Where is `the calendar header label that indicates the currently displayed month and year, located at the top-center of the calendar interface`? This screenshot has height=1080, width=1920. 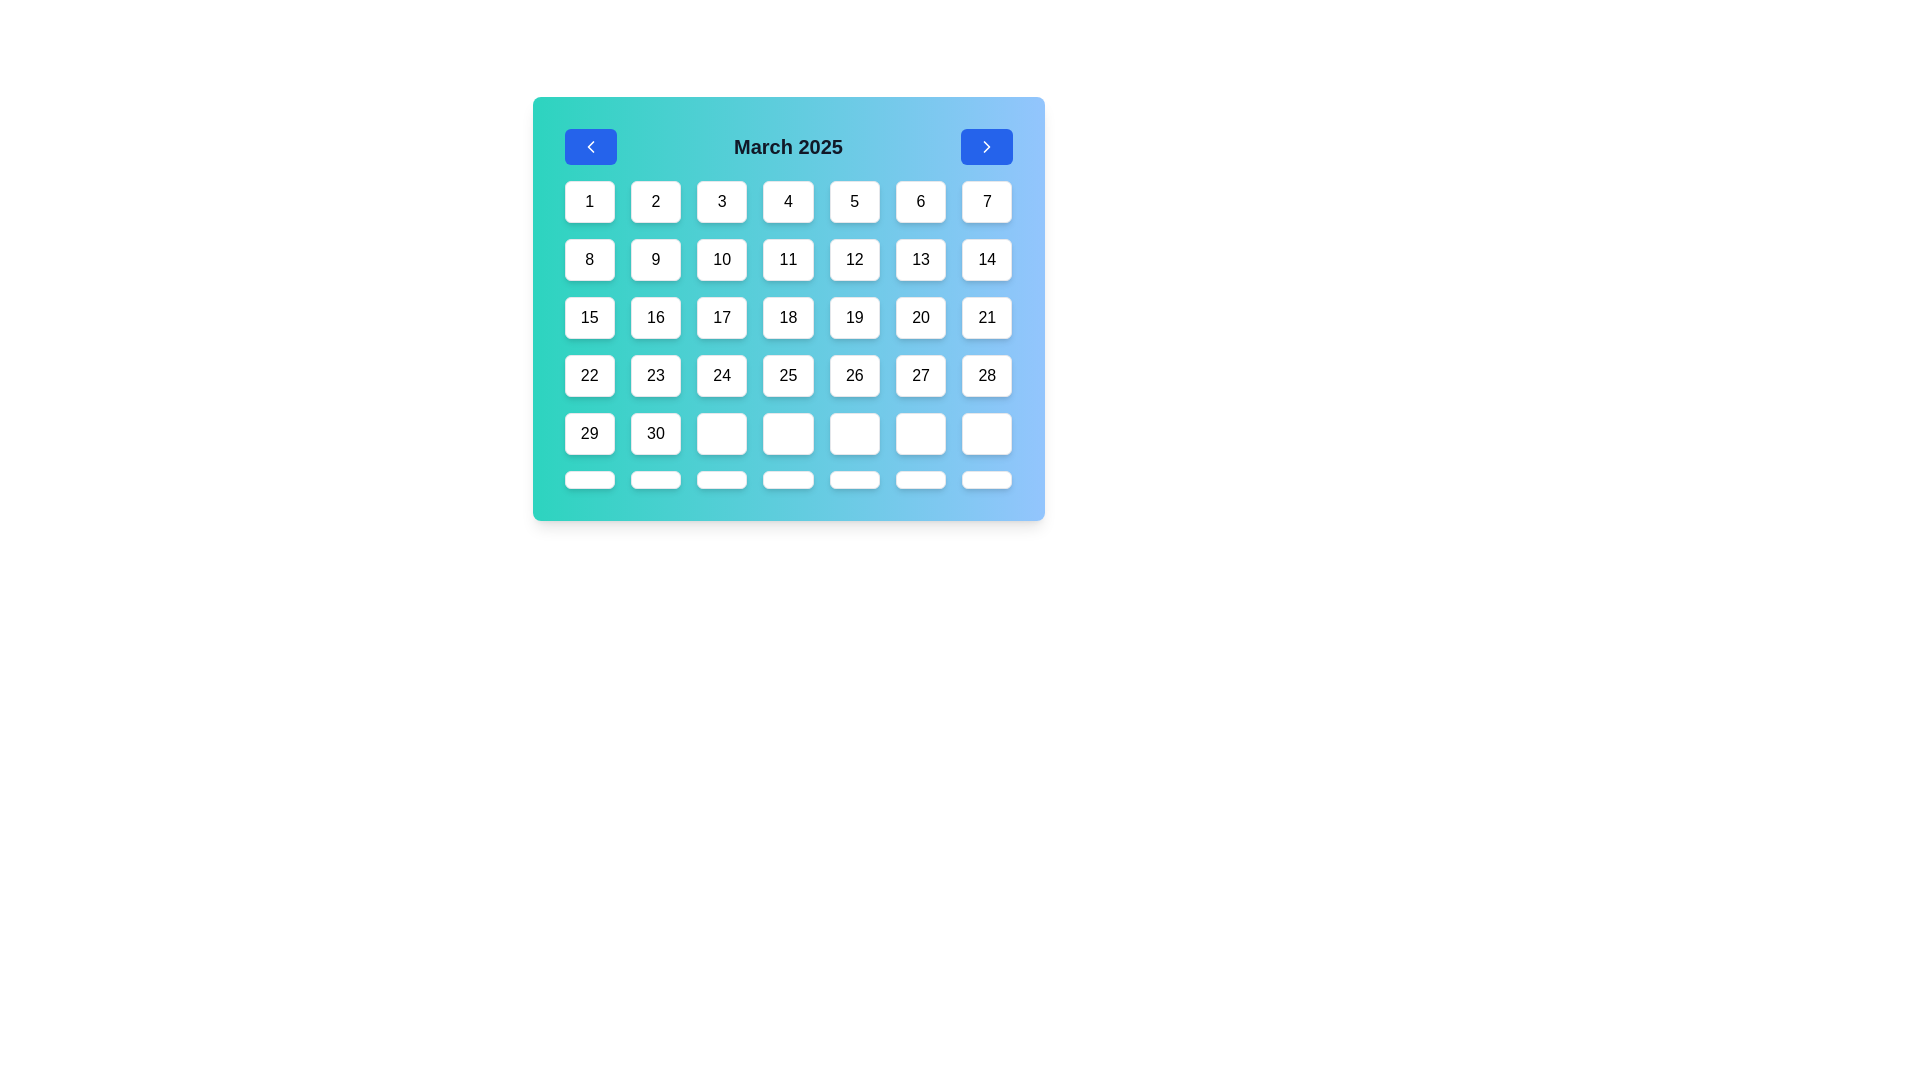
the calendar header label that indicates the currently displayed month and year, located at the top-center of the calendar interface is located at coordinates (787, 145).